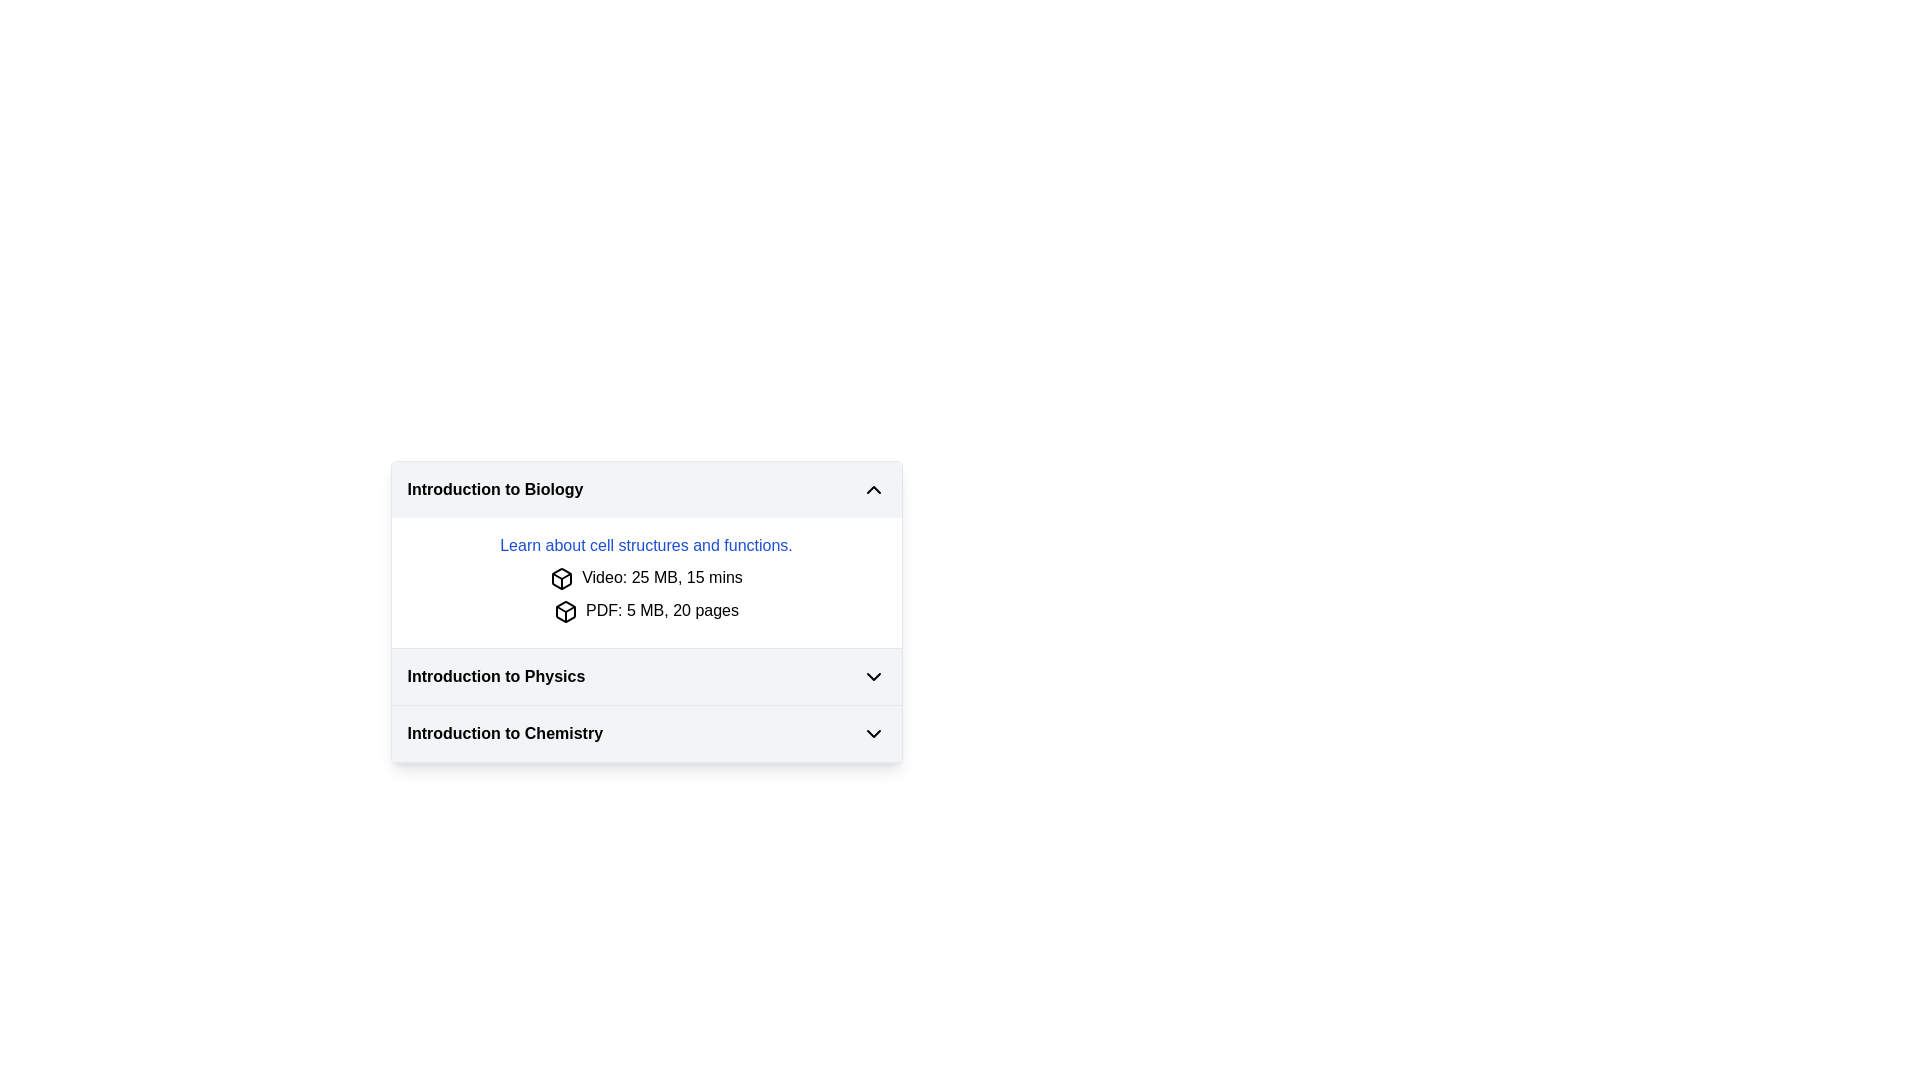 This screenshot has height=1080, width=1920. I want to click on the toggle button (chevron icon) located to the far right of the 'Introduction to Biology' section header, so click(873, 489).